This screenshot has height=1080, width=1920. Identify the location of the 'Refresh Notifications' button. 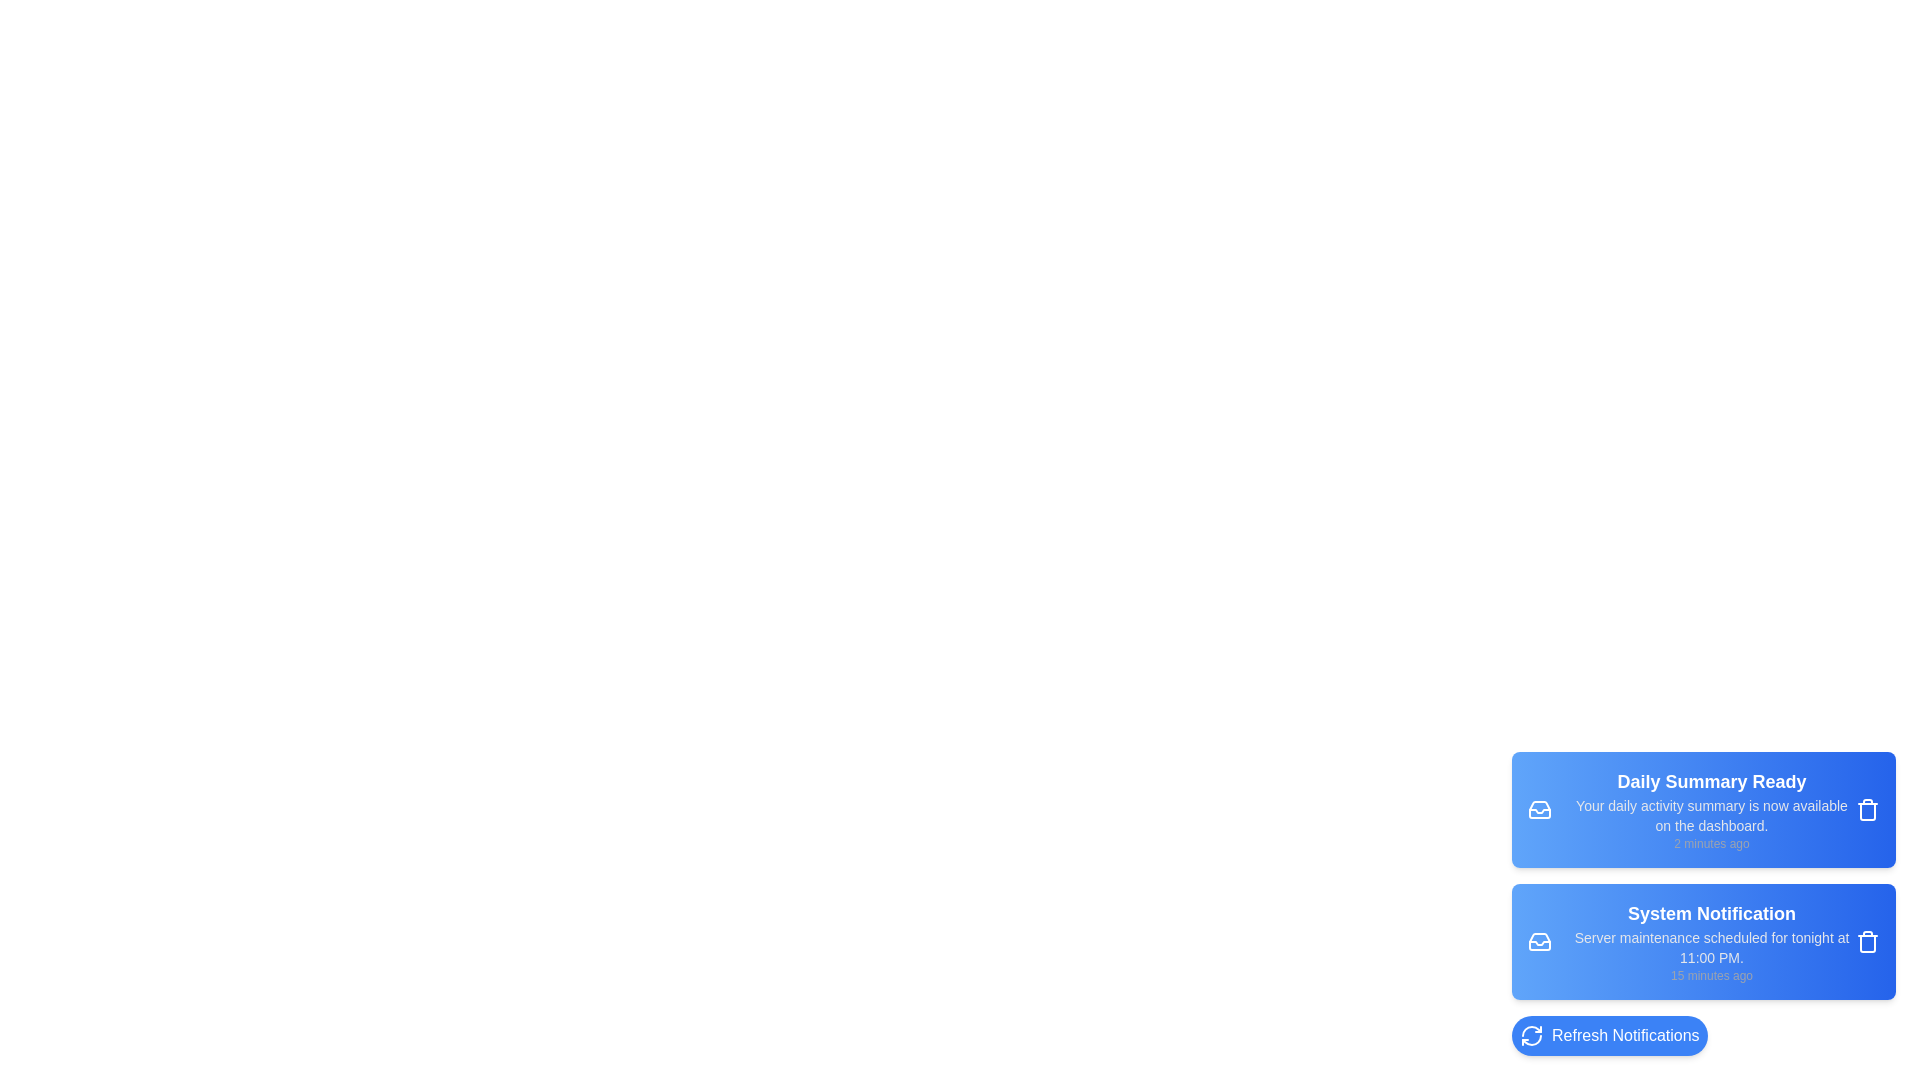
(1608, 1035).